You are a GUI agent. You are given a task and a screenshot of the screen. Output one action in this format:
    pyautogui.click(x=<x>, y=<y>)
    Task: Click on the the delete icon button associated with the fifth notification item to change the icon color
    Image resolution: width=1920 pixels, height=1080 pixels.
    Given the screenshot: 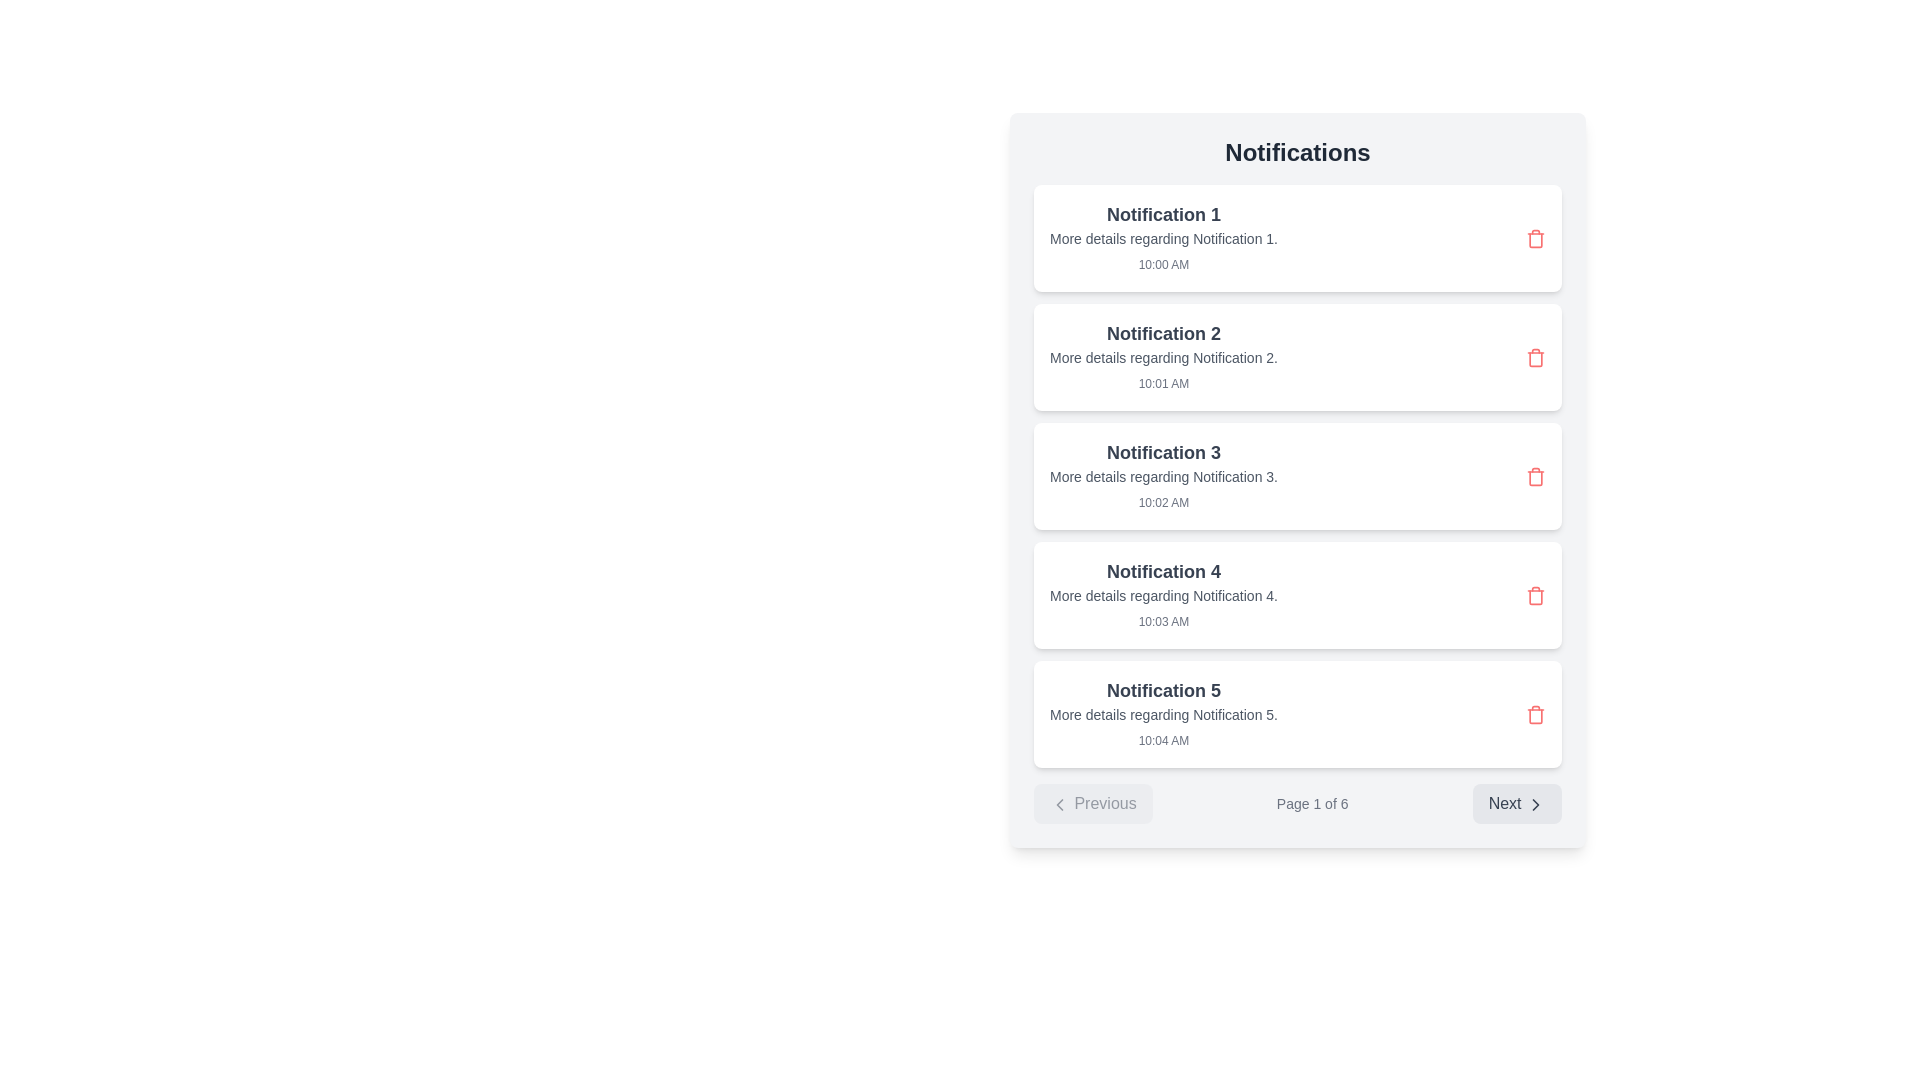 What is the action you would take?
    pyautogui.click(x=1535, y=712)
    